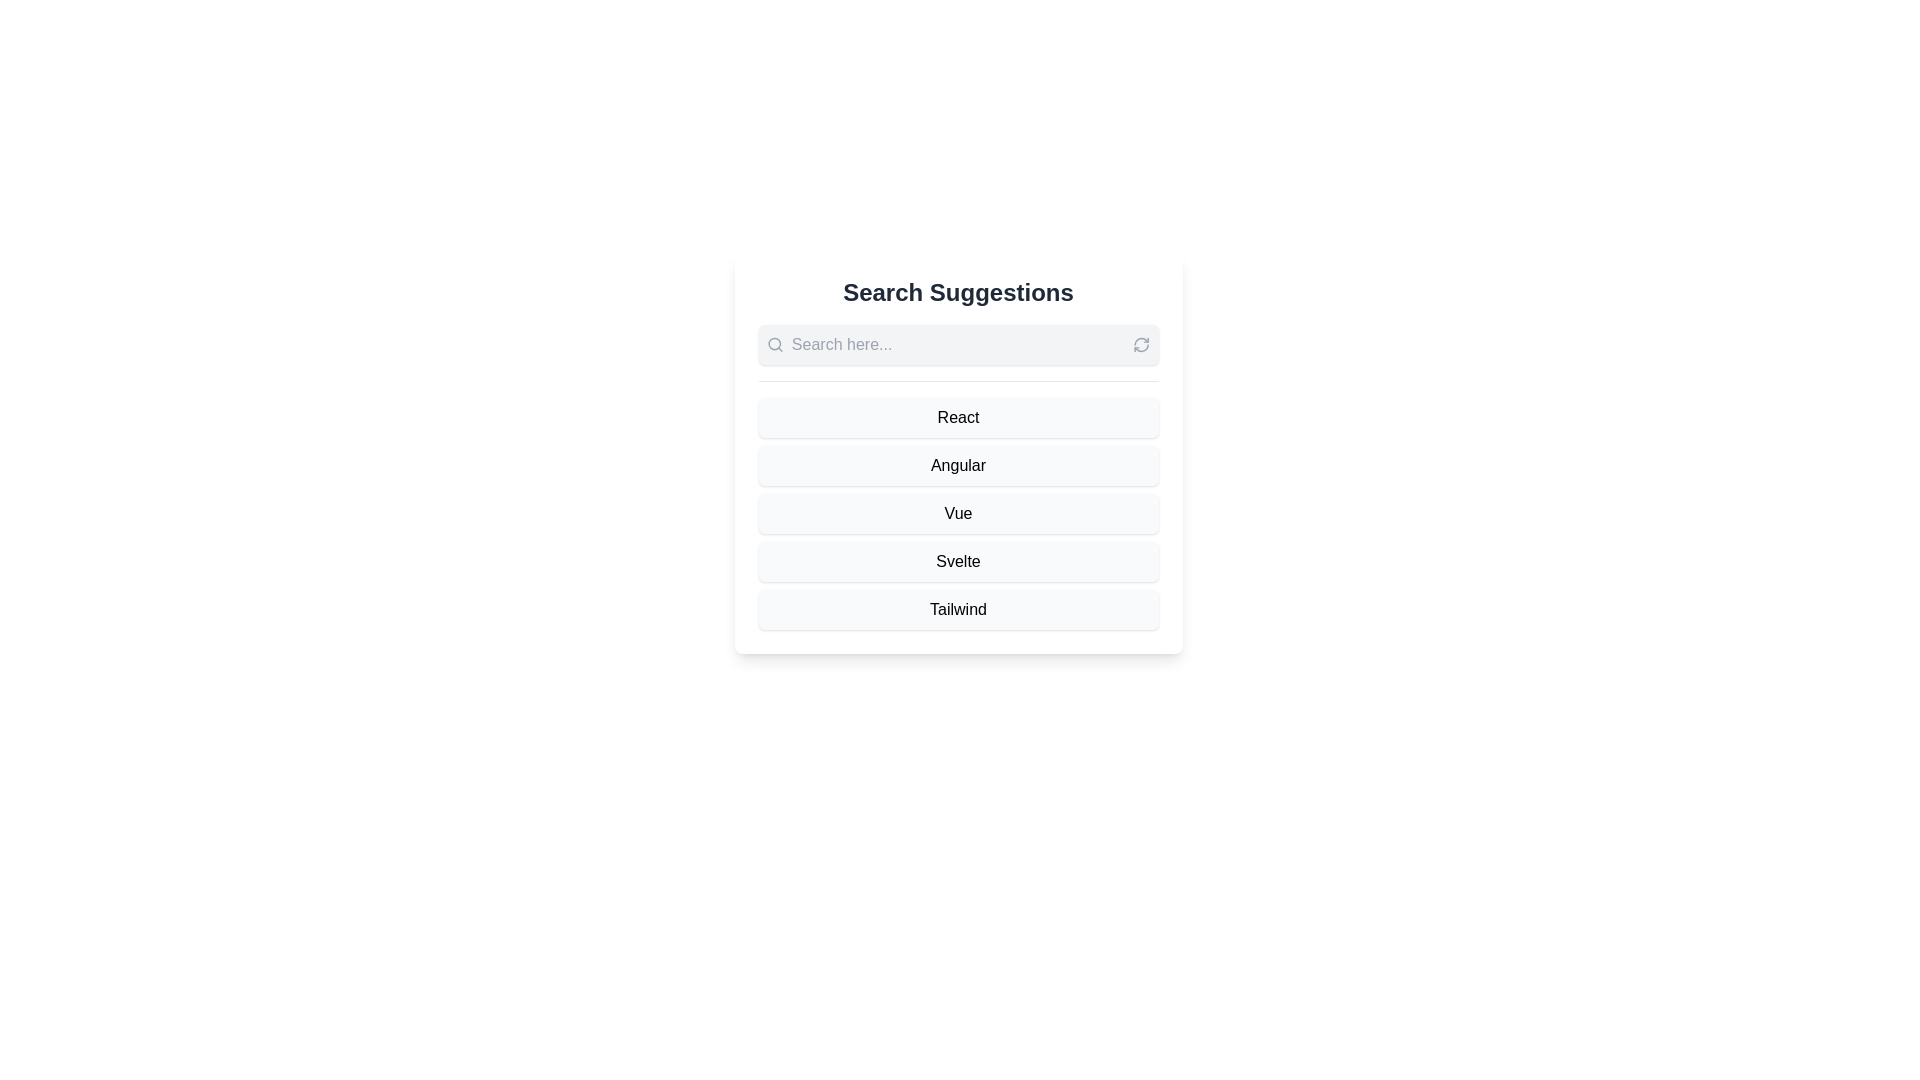 The image size is (1920, 1080). Describe the element at coordinates (957, 466) in the screenshot. I see `the 'Angular' button, which is a light gray rectangular button with rounded edges, featuring the text 'Angular' in black, located under the 'React' button in the search suggestions` at that location.